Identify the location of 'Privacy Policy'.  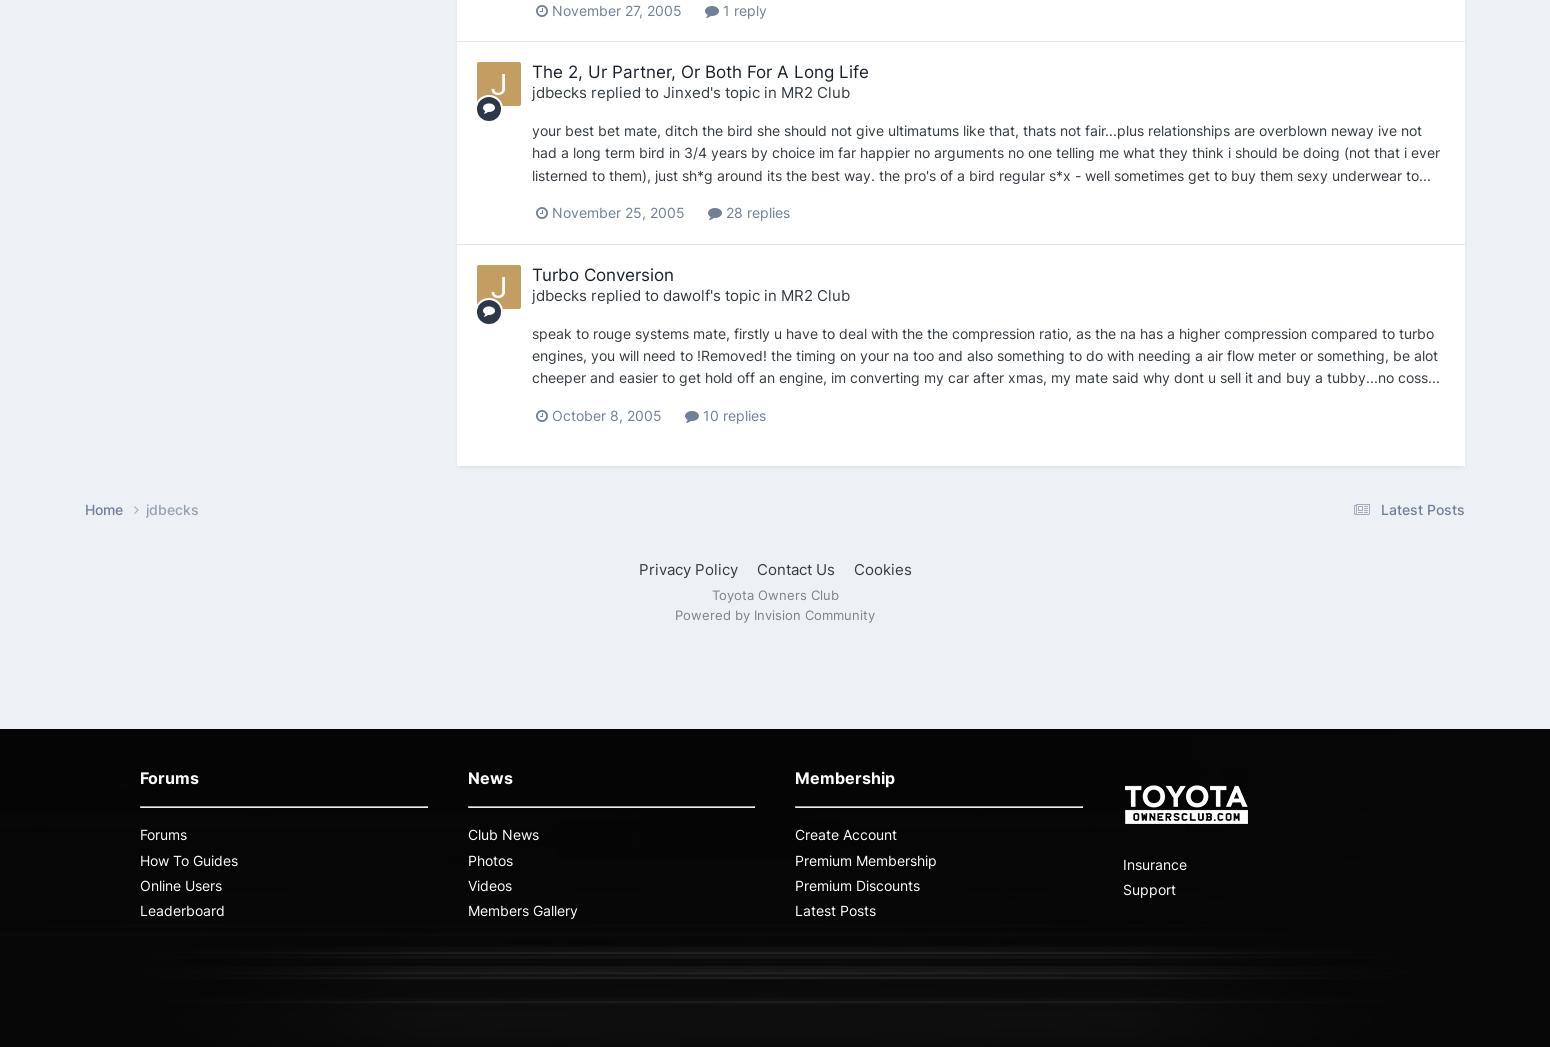
(686, 568).